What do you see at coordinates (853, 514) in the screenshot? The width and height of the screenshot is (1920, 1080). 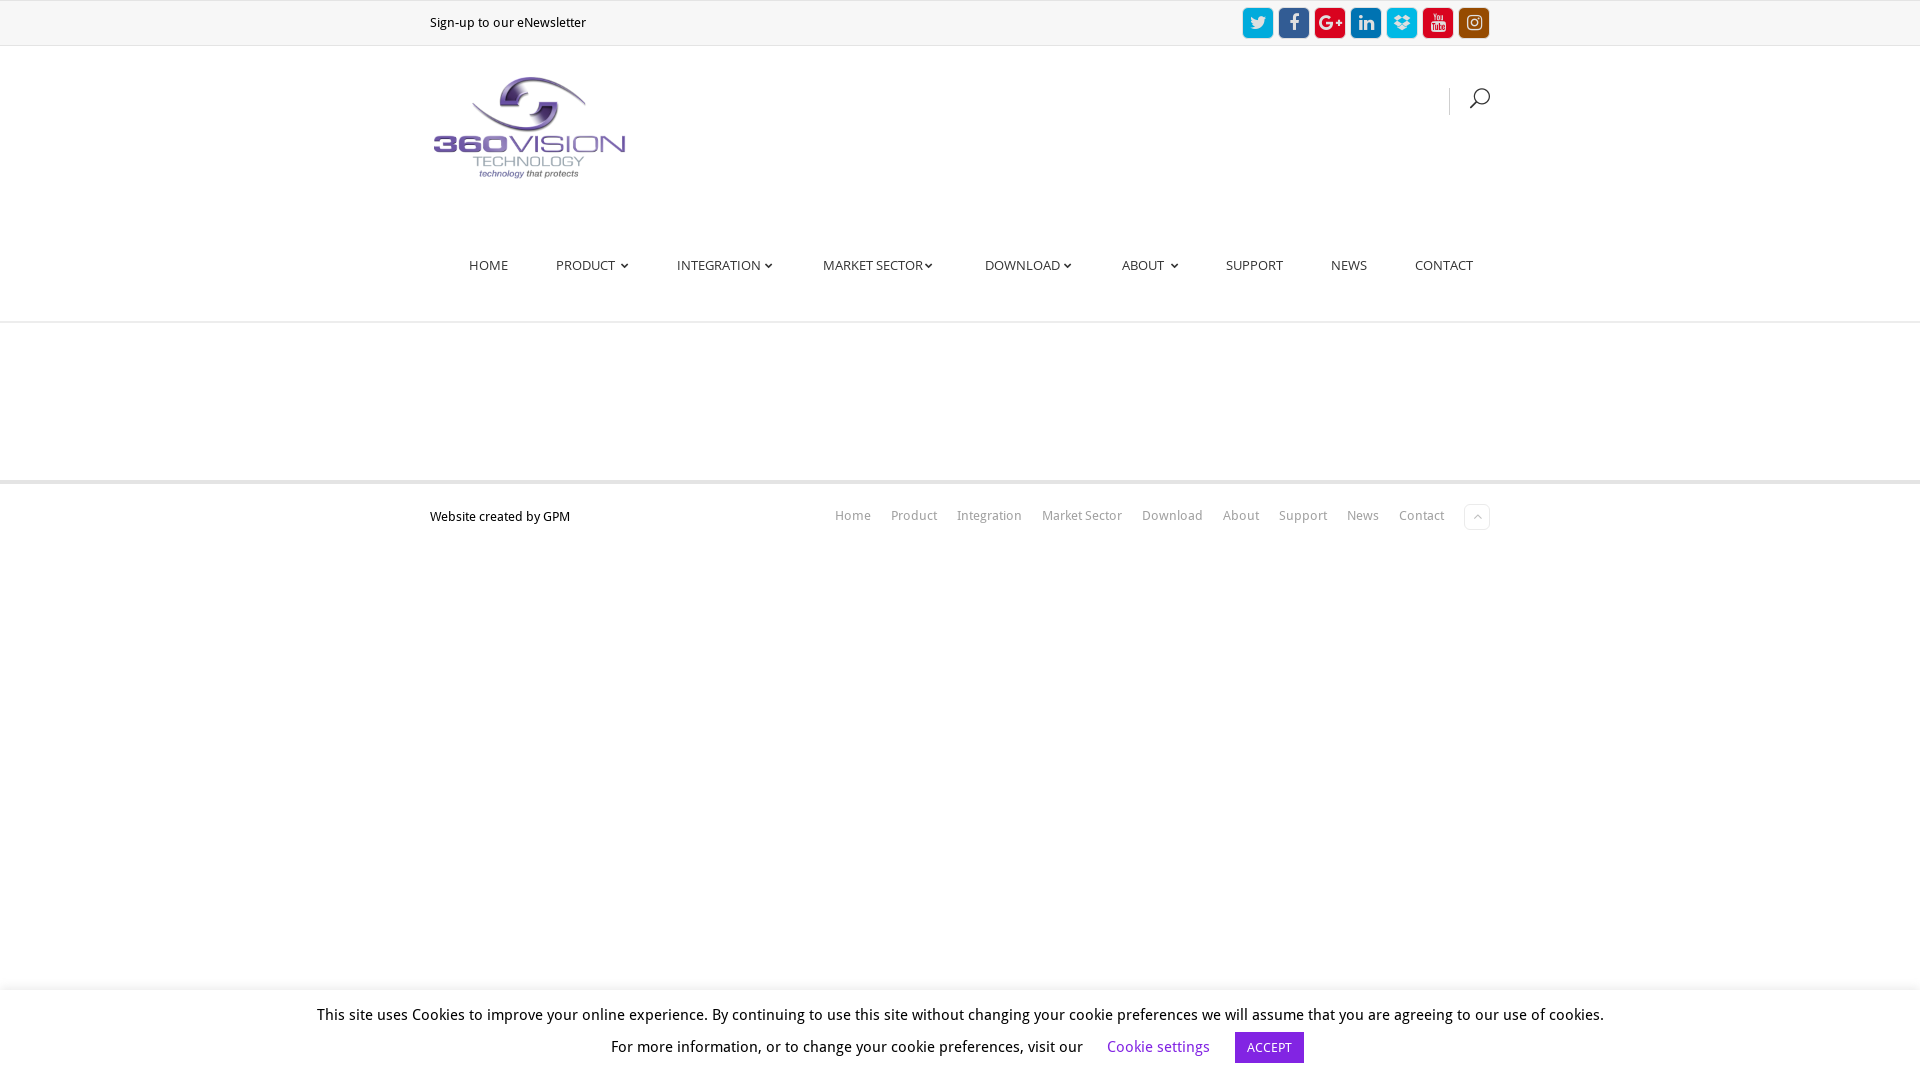 I see `'Home'` at bounding box center [853, 514].